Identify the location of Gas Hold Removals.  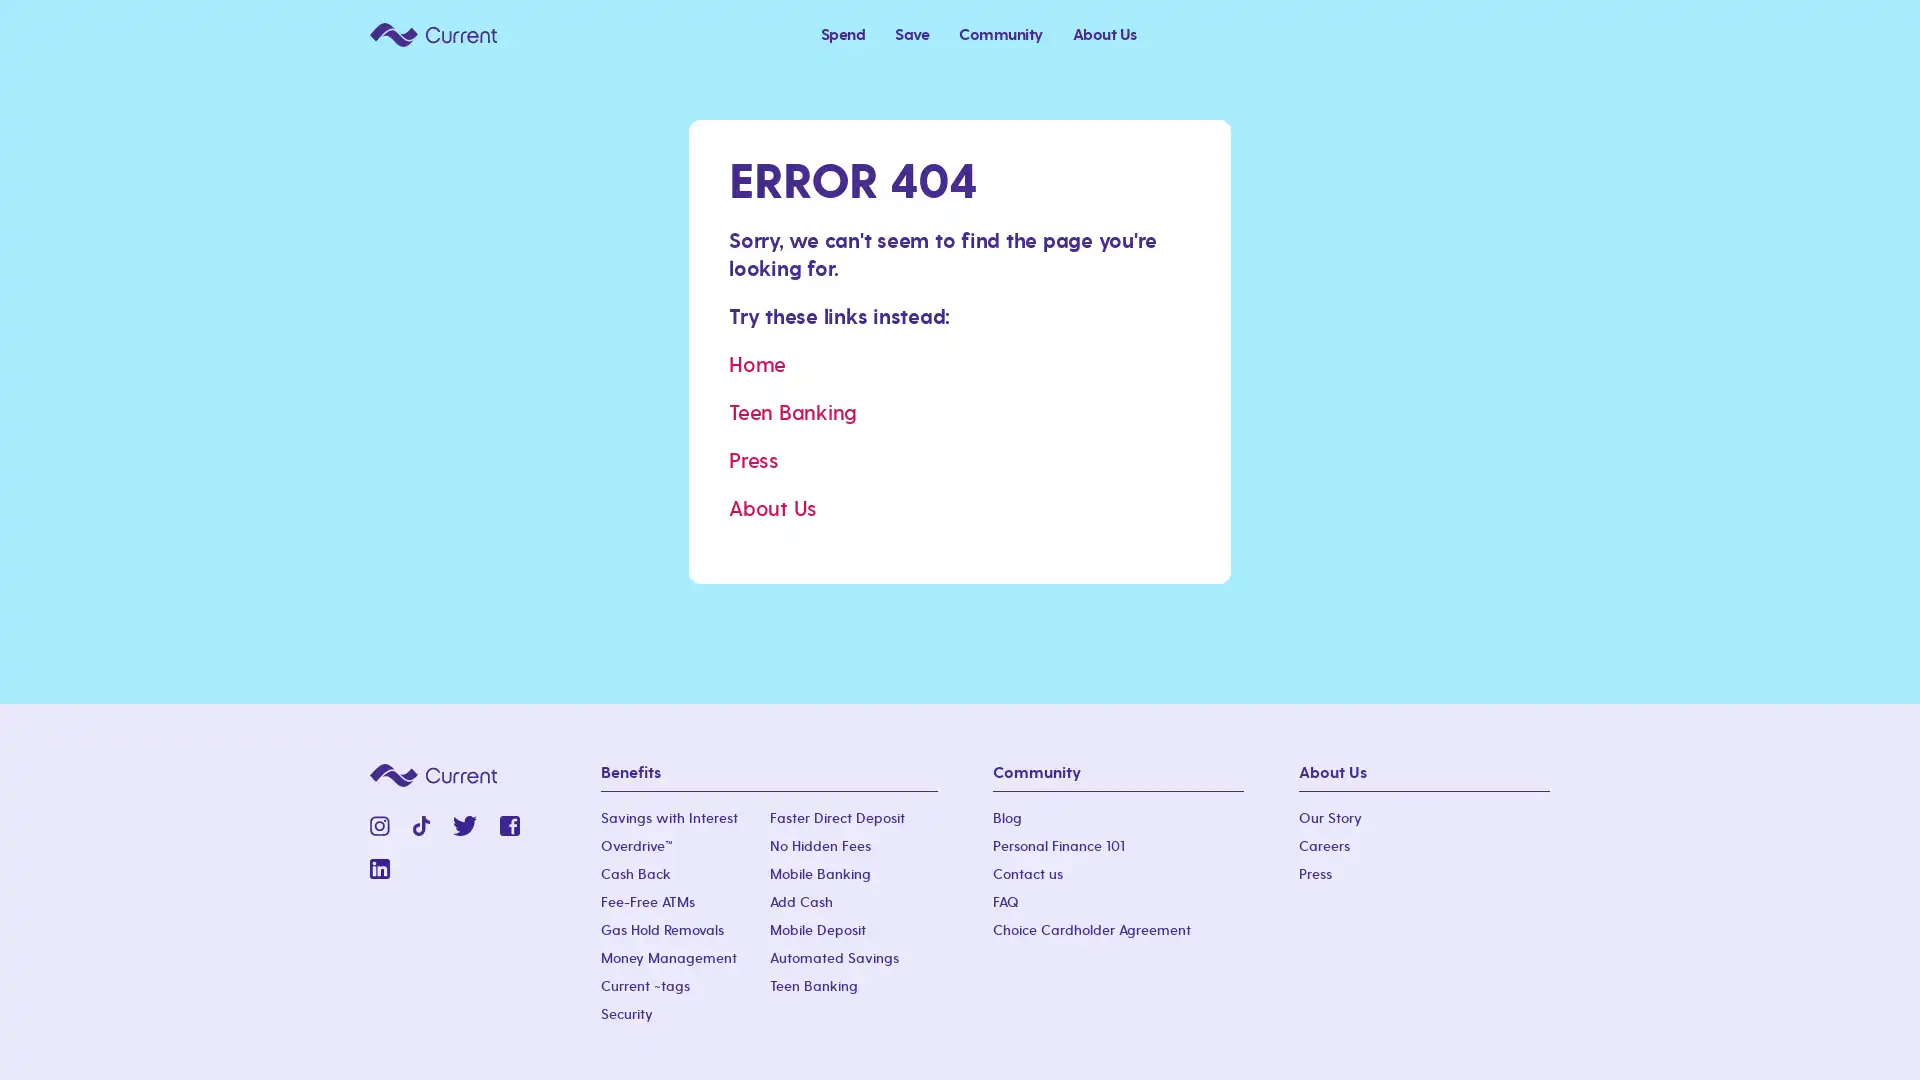
(662, 930).